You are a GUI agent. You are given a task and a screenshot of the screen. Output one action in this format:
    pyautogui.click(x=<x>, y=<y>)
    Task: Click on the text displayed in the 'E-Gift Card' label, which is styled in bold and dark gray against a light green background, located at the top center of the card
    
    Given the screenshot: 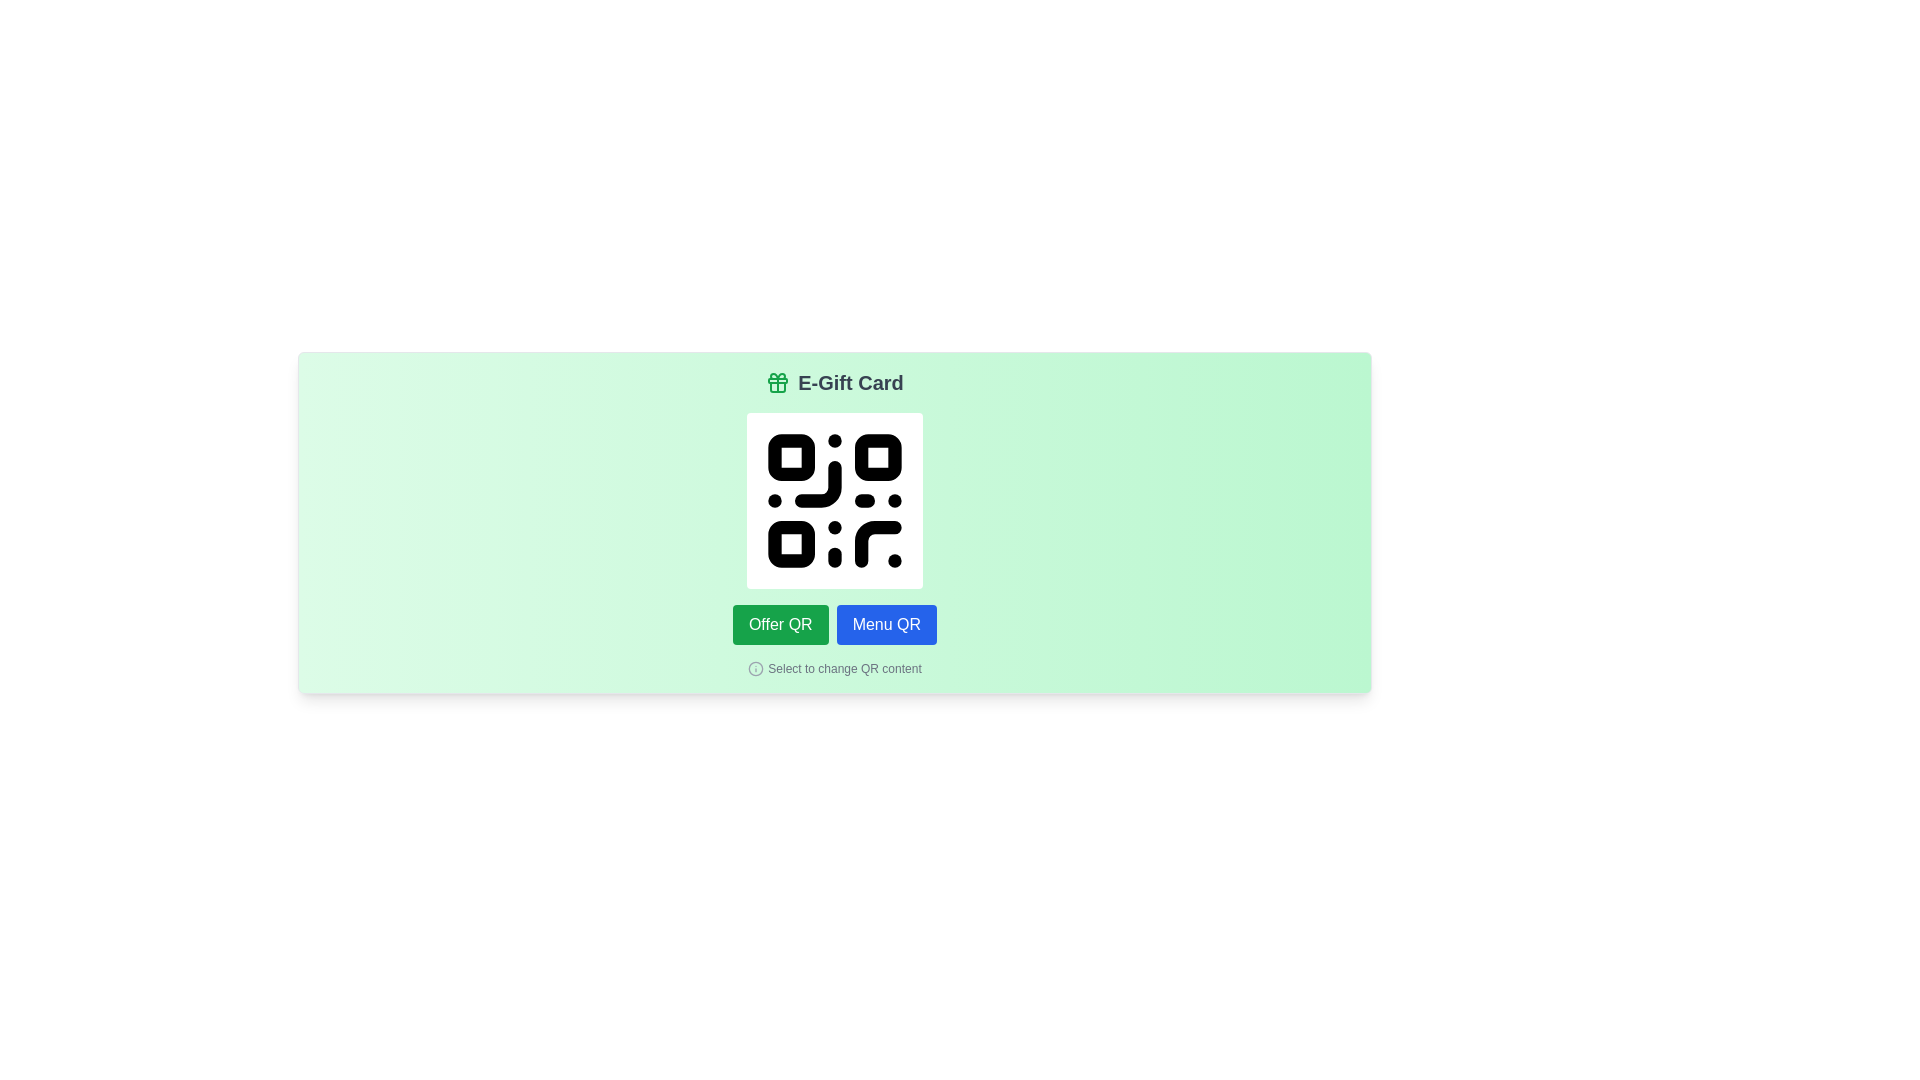 What is the action you would take?
    pyautogui.click(x=850, y=382)
    